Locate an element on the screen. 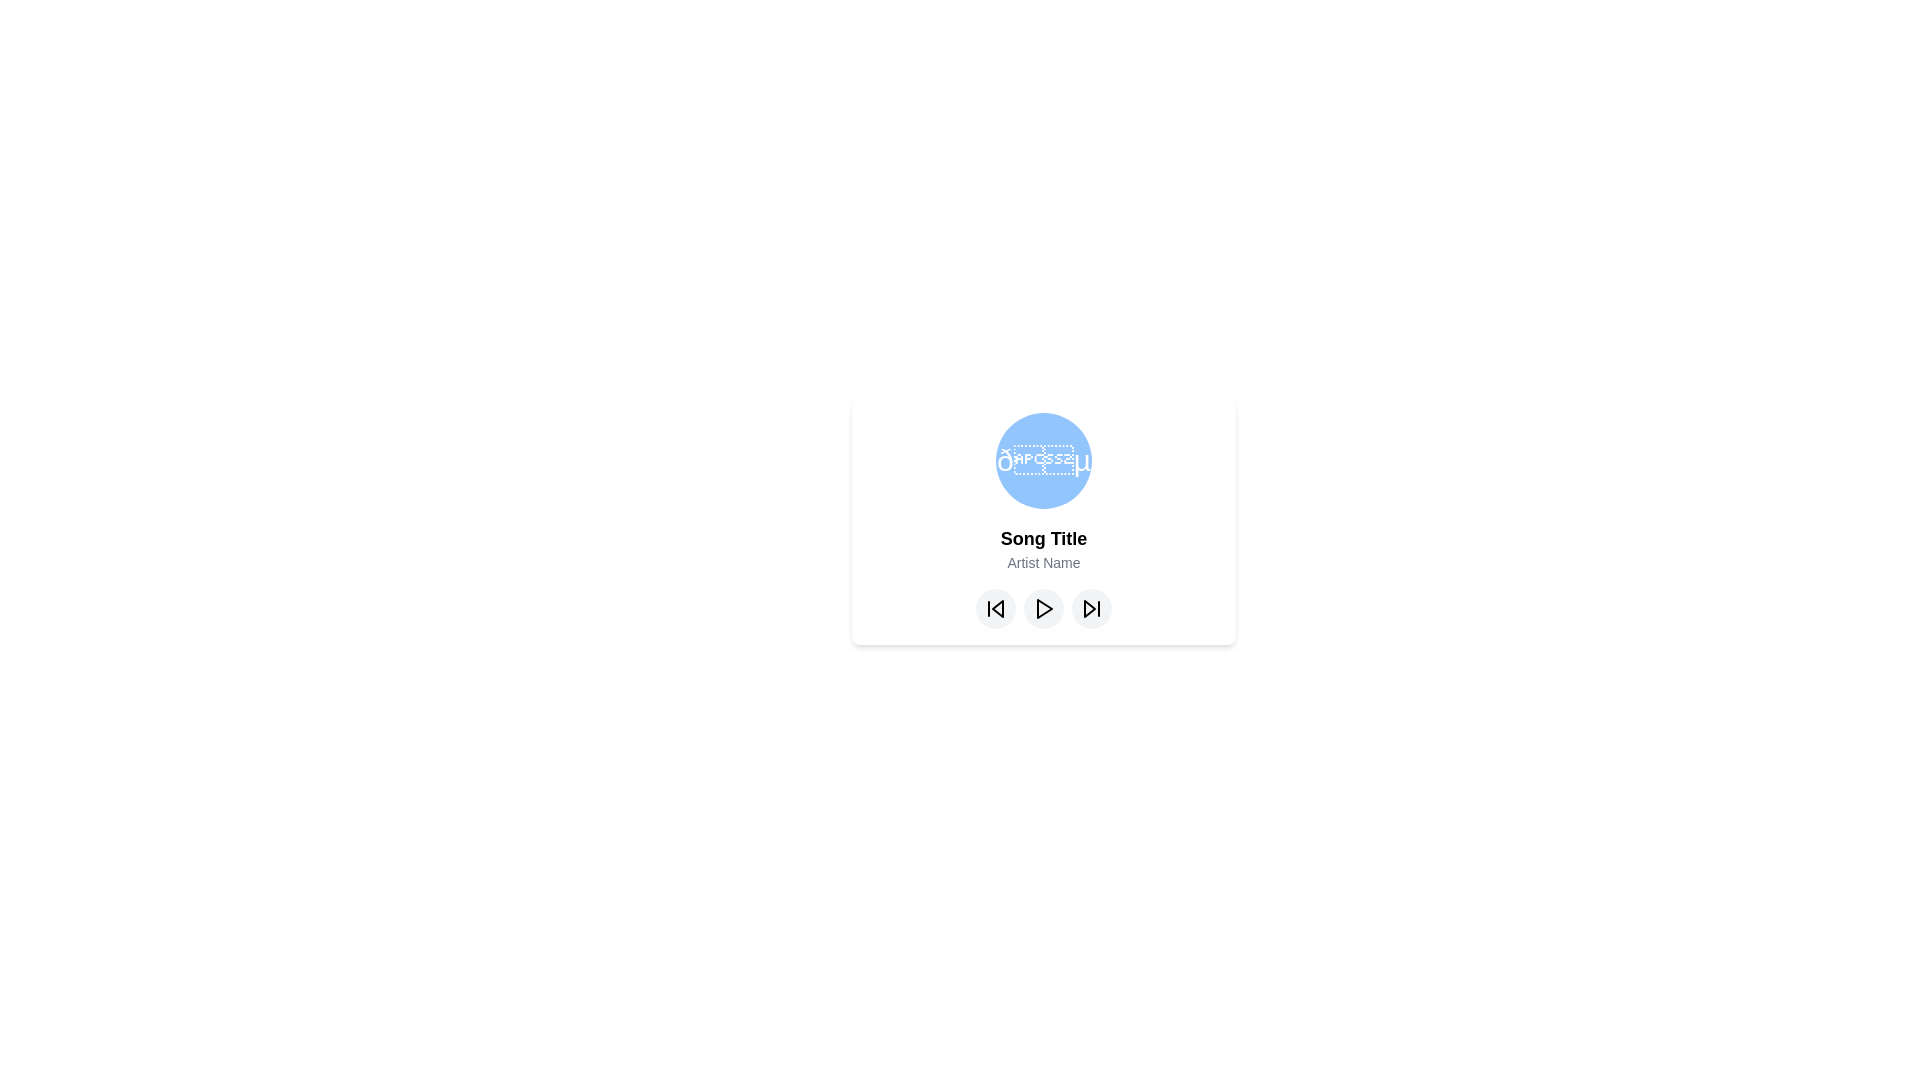 This screenshot has height=1080, width=1920. the 'Next' icon located in the circular button at the far-right among three controls at the bottom center of the interface is located at coordinates (1090, 608).